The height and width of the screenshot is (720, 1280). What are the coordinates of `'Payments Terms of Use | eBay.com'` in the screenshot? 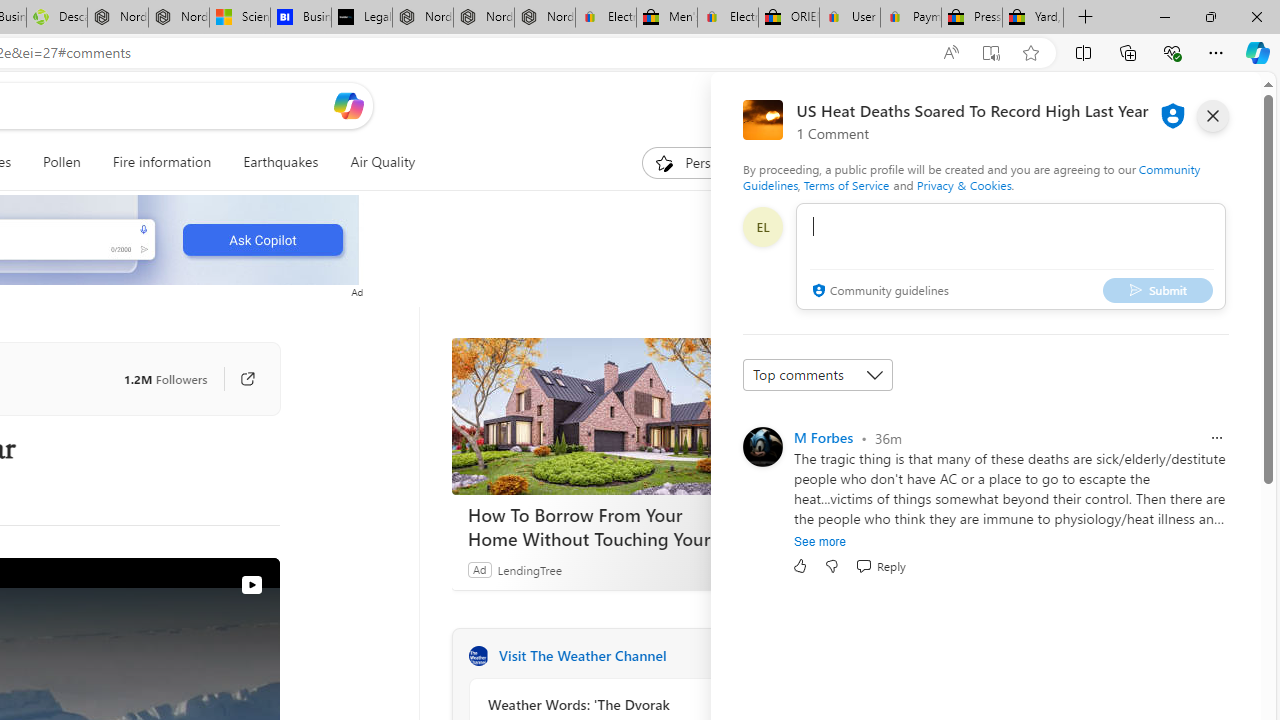 It's located at (909, 17).